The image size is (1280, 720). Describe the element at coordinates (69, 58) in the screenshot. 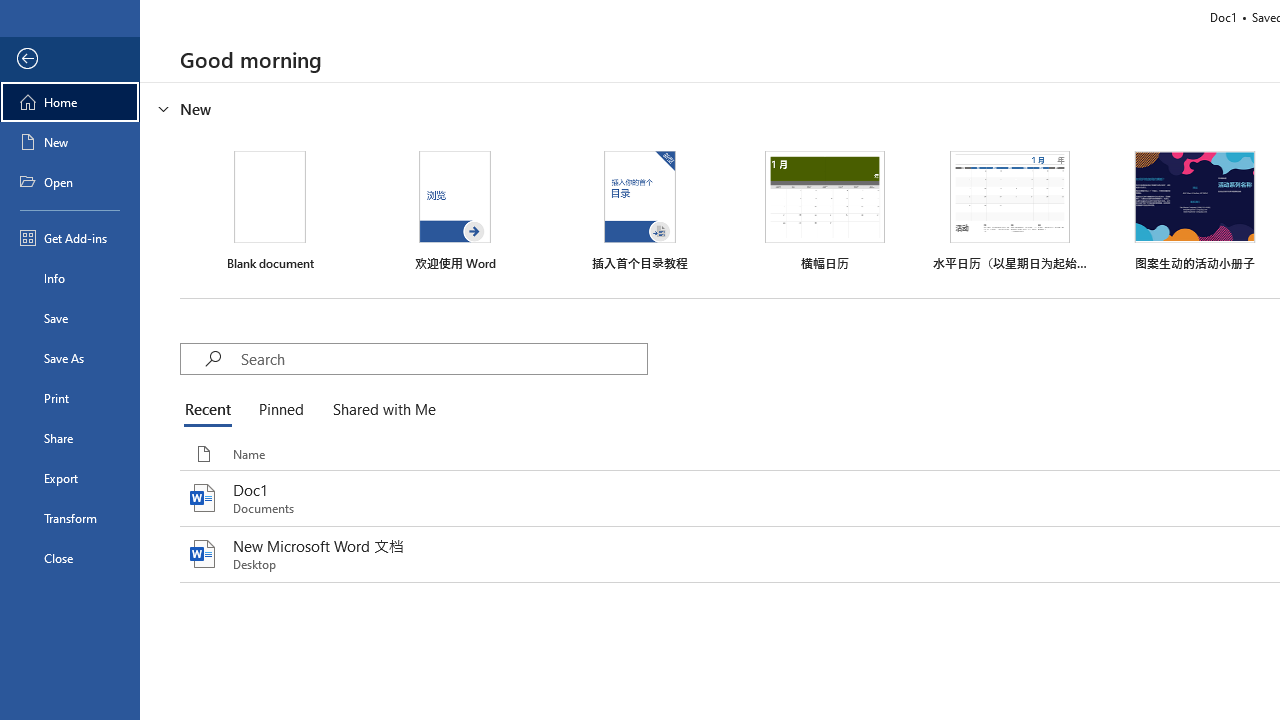

I see `'Back'` at that location.